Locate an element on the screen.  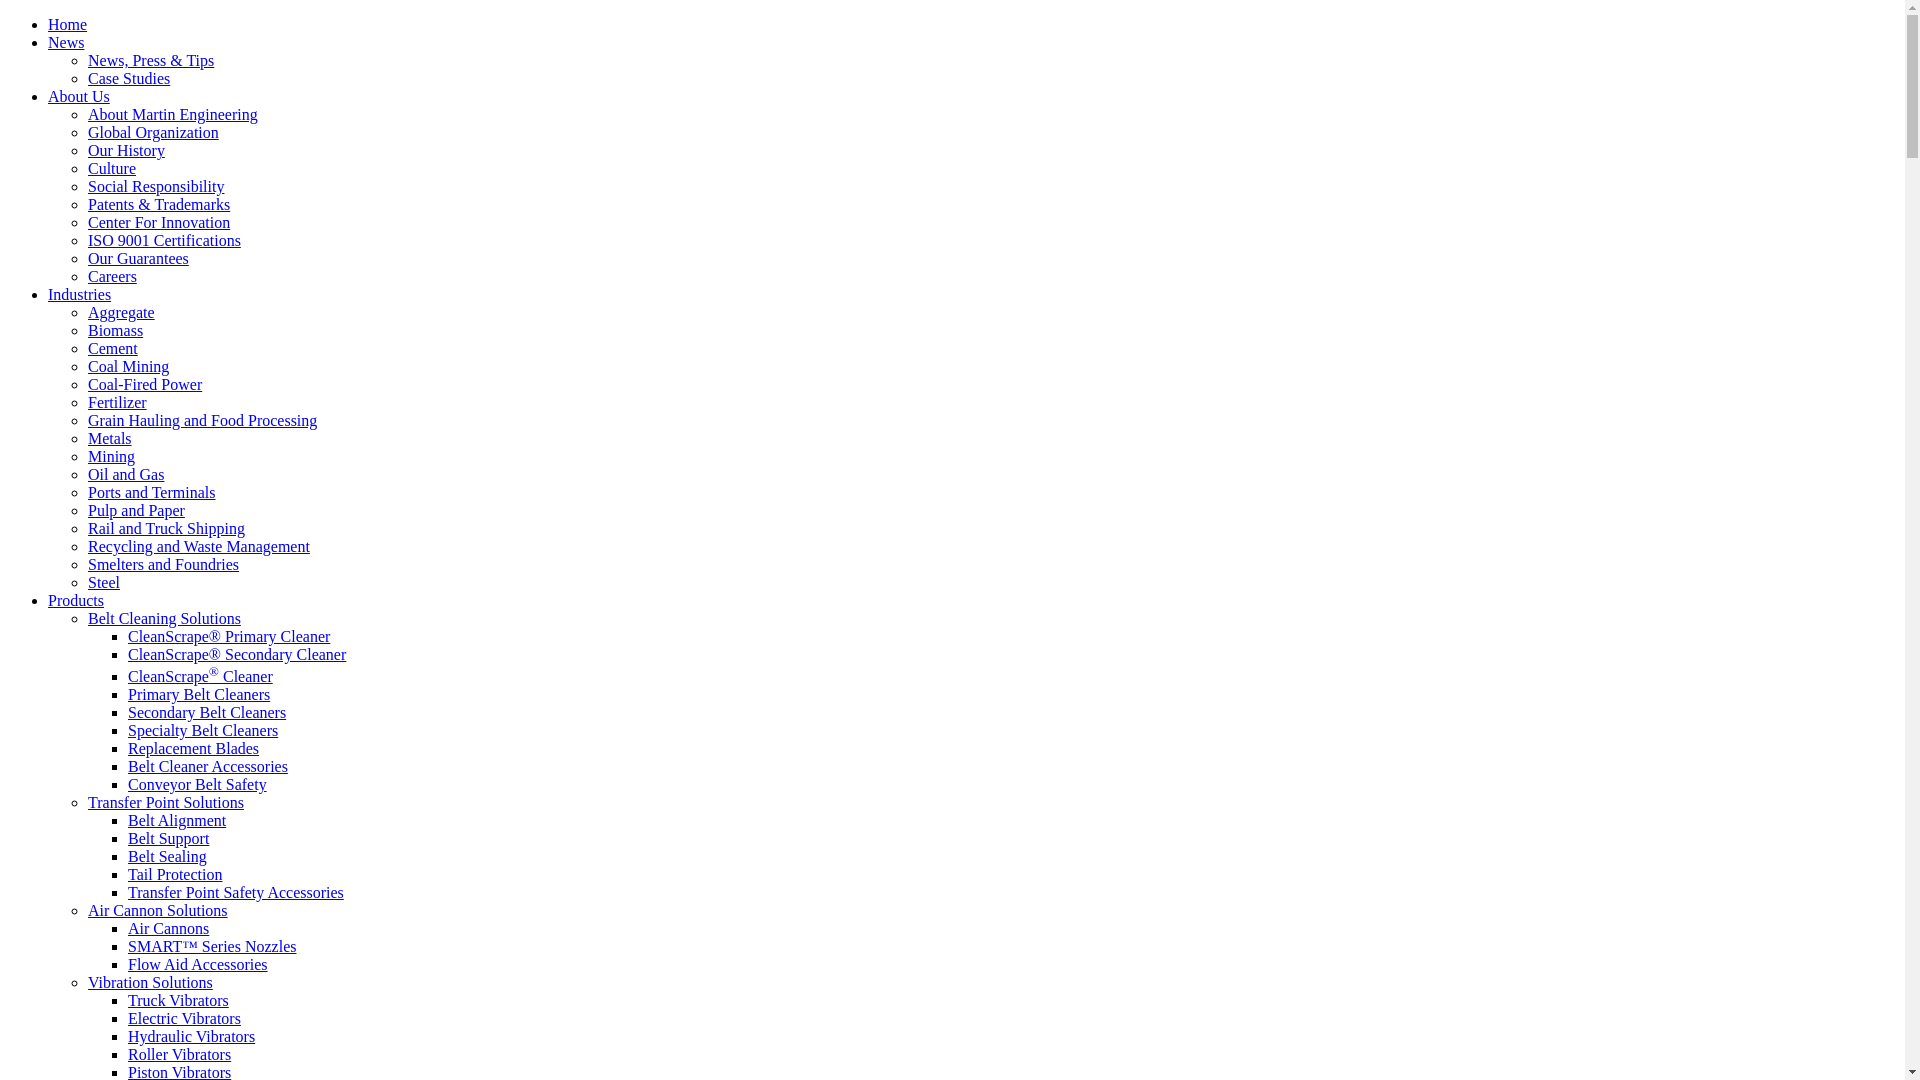
'Hydraulic Vibrators' is located at coordinates (191, 1035).